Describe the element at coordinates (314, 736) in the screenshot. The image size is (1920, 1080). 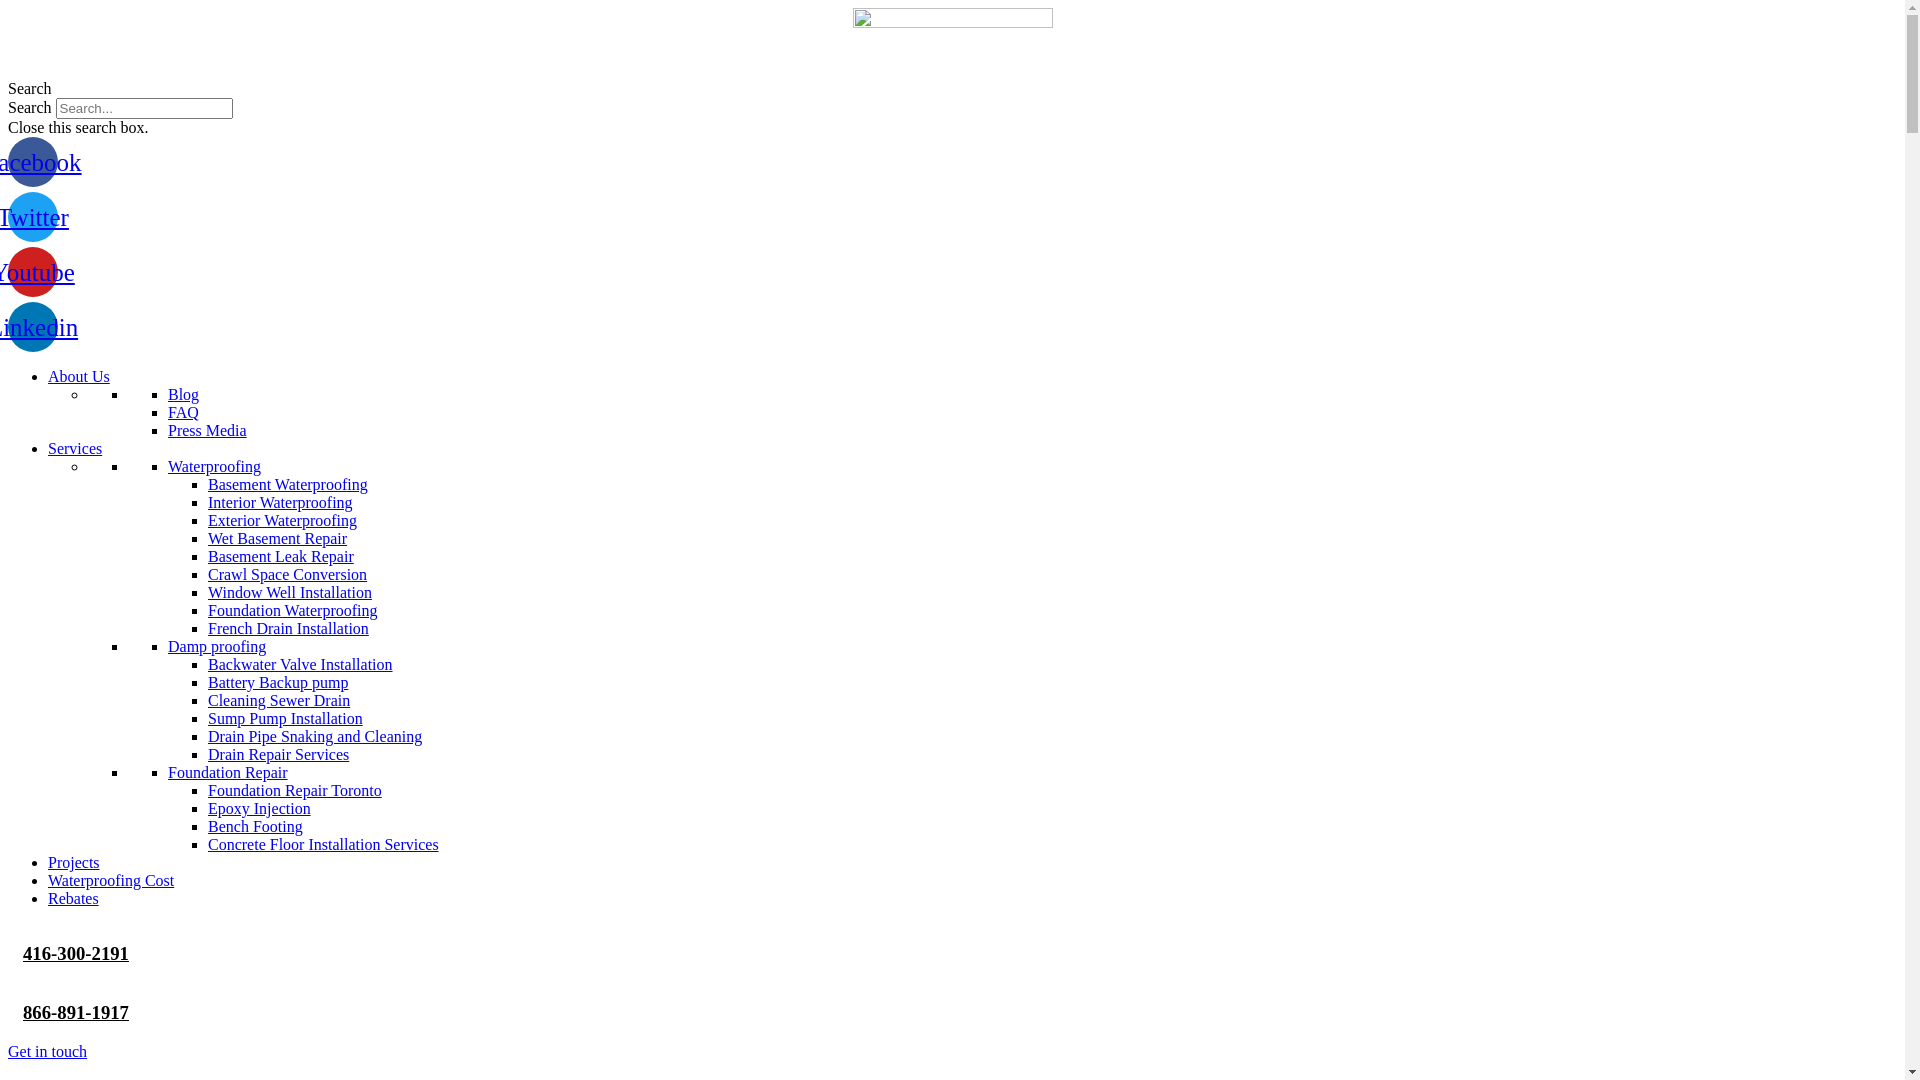
I see `'Drain Pipe Snaking and Cleaning'` at that location.